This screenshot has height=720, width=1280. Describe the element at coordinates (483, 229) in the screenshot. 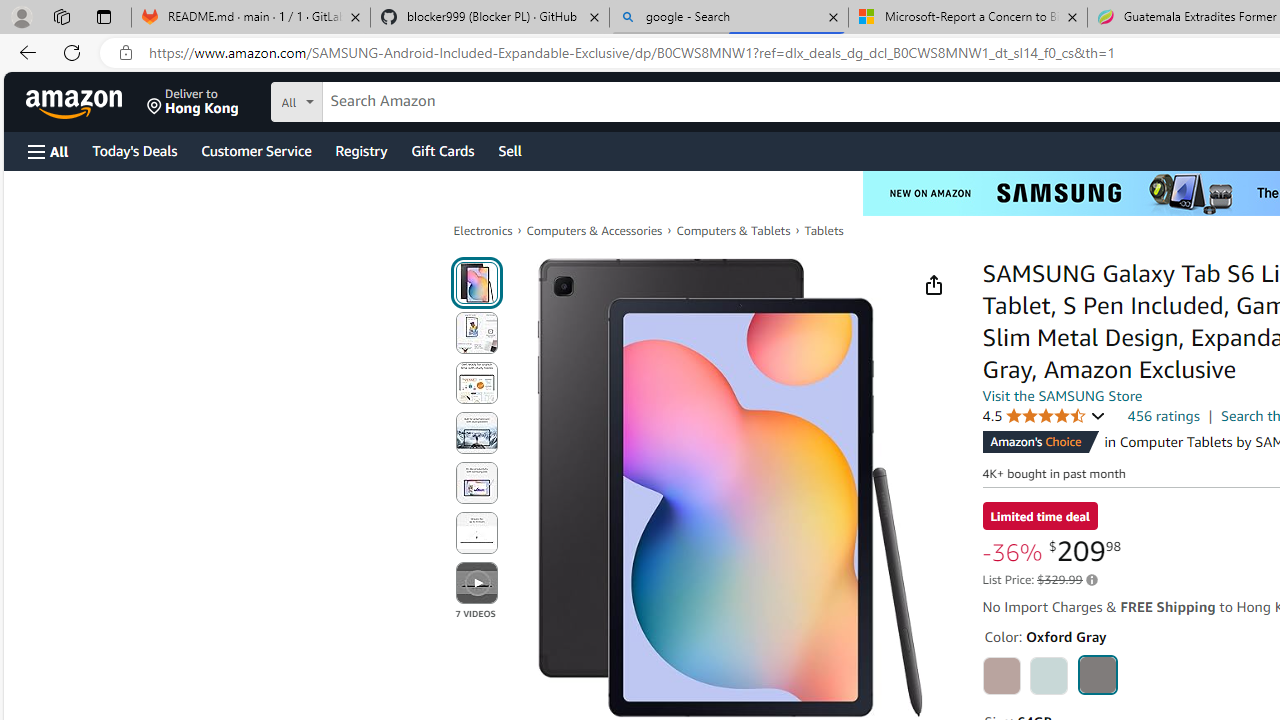

I see `'Electronics'` at that location.